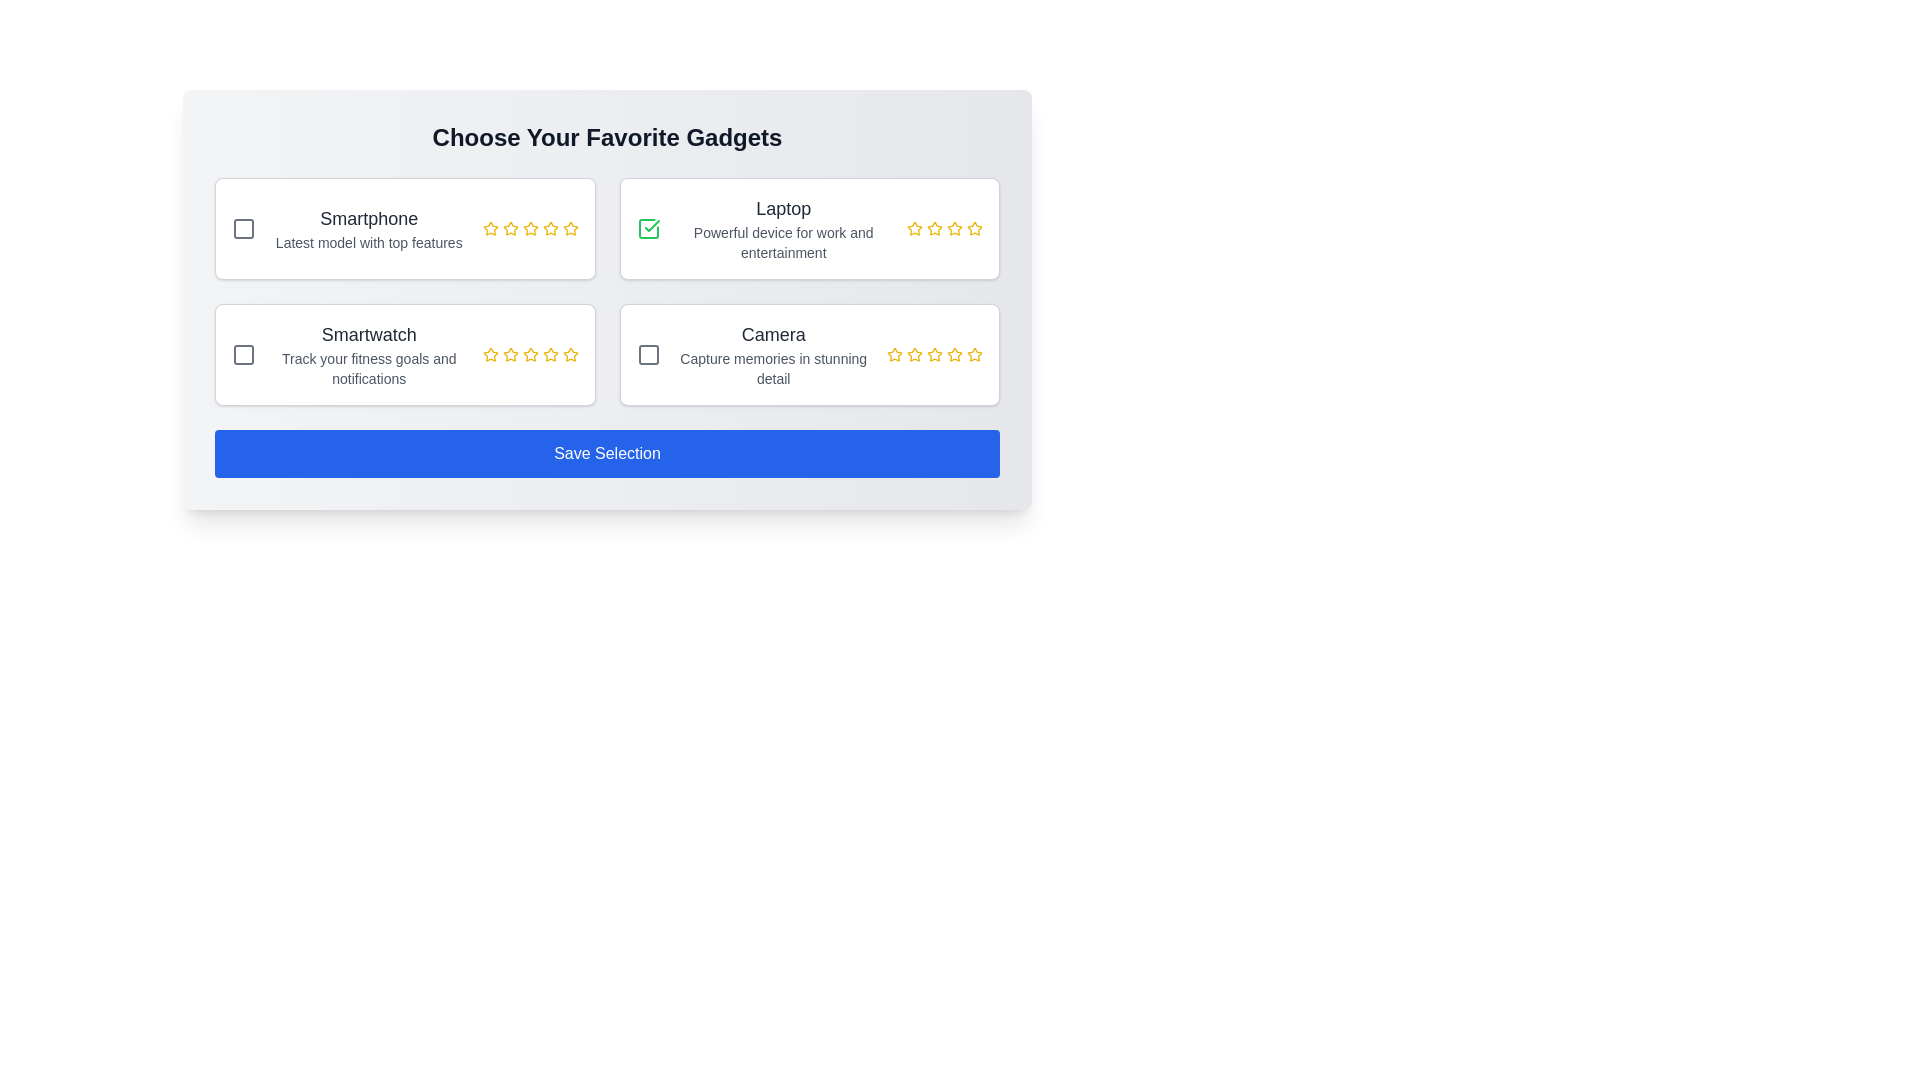 This screenshot has height=1080, width=1920. I want to click on the fourth star icon in the rating system for the 'Camera' item, which is located in the bottom-right grid cell beneath the 'Camera' item title, so click(934, 353).